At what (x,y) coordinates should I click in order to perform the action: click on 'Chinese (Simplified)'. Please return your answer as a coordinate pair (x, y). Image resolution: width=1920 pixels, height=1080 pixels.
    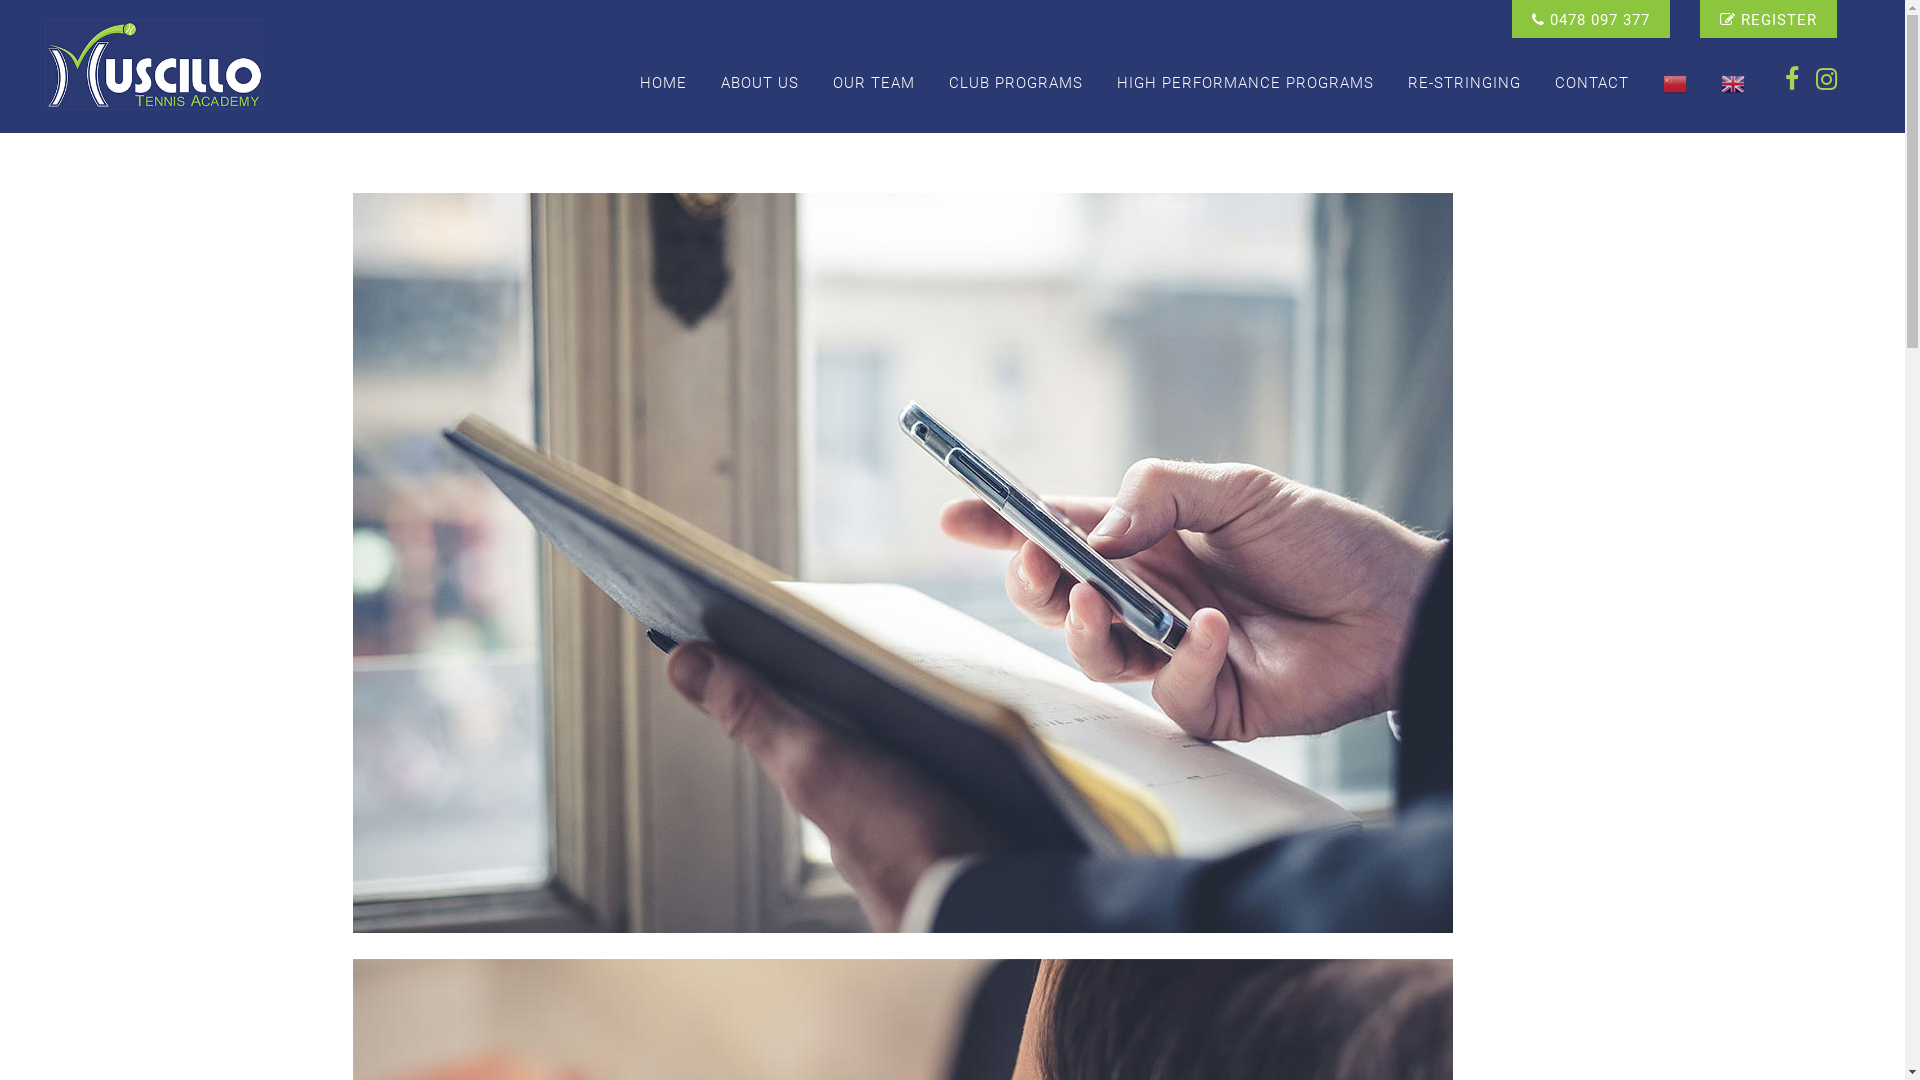
    Looking at the image, I should click on (1646, 82).